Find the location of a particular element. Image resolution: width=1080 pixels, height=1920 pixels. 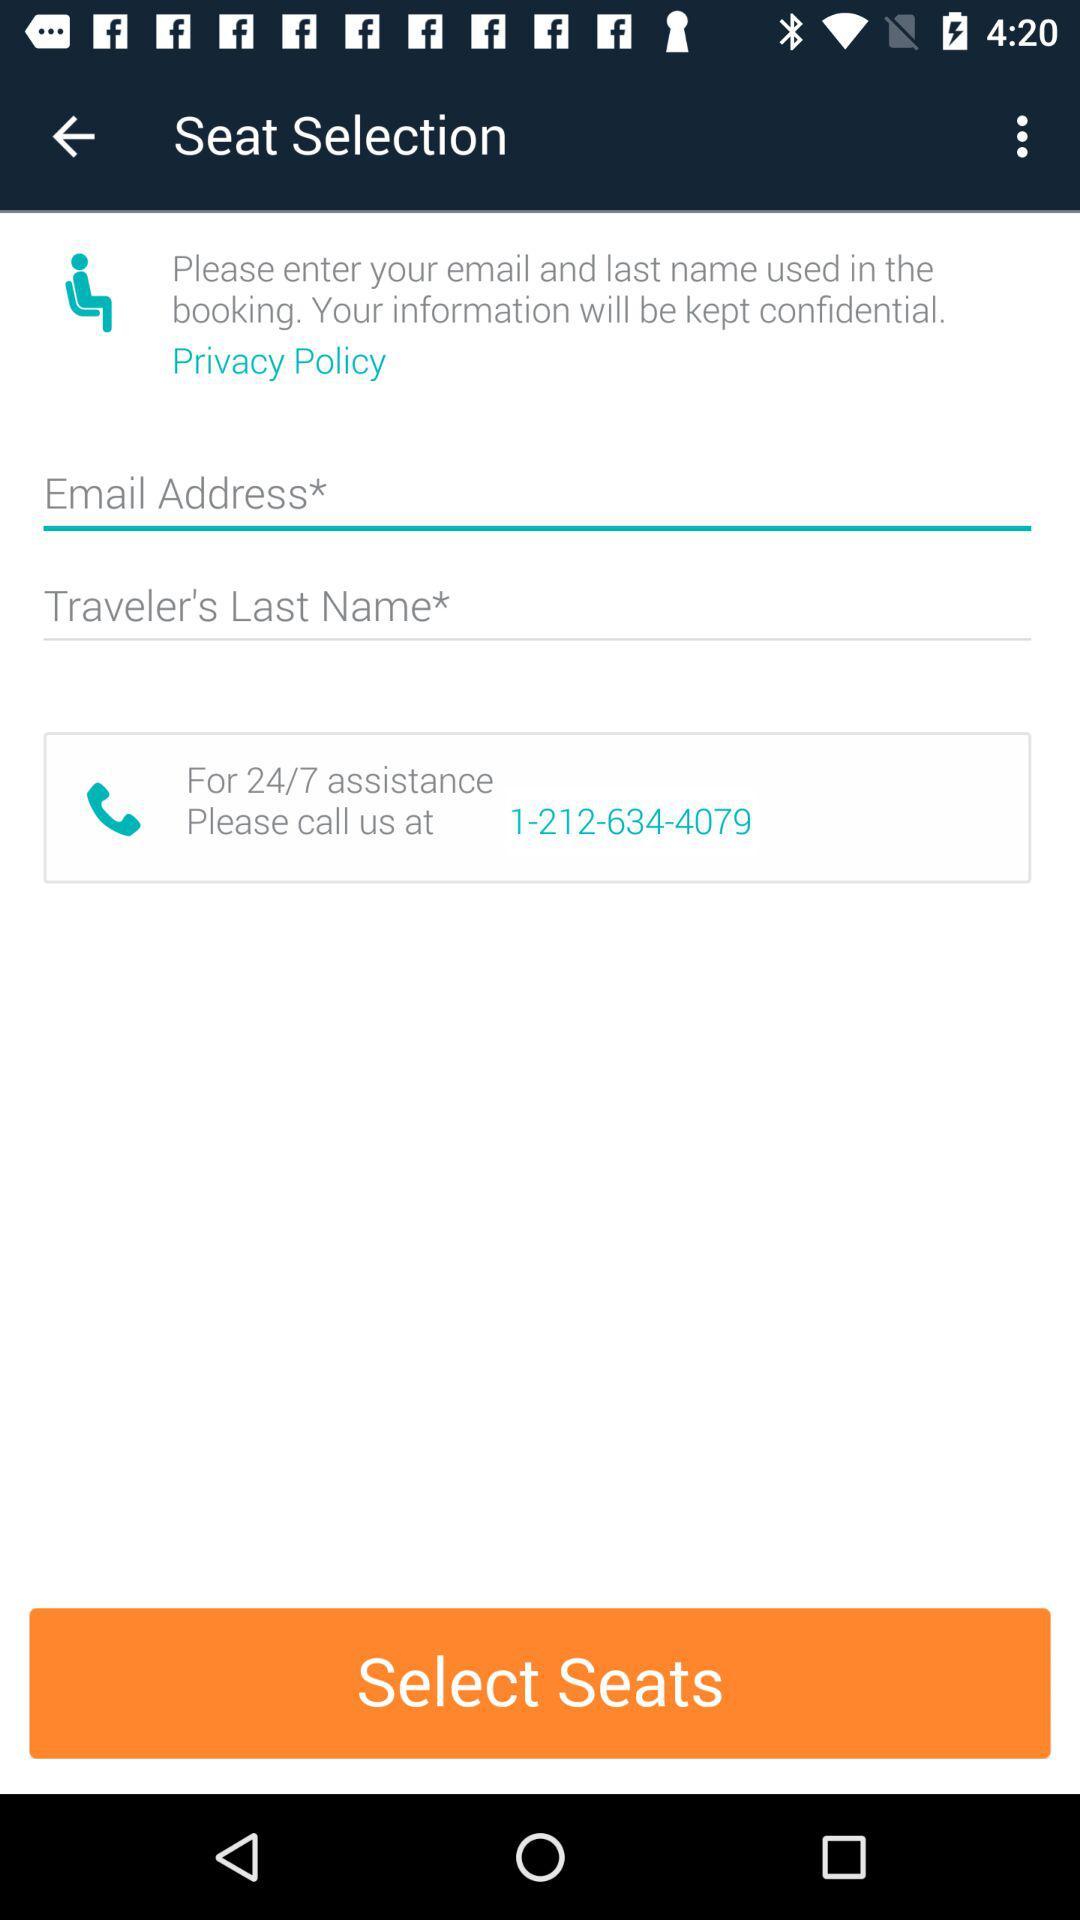

the 1 212 634 is located at coordinates (630, 821).